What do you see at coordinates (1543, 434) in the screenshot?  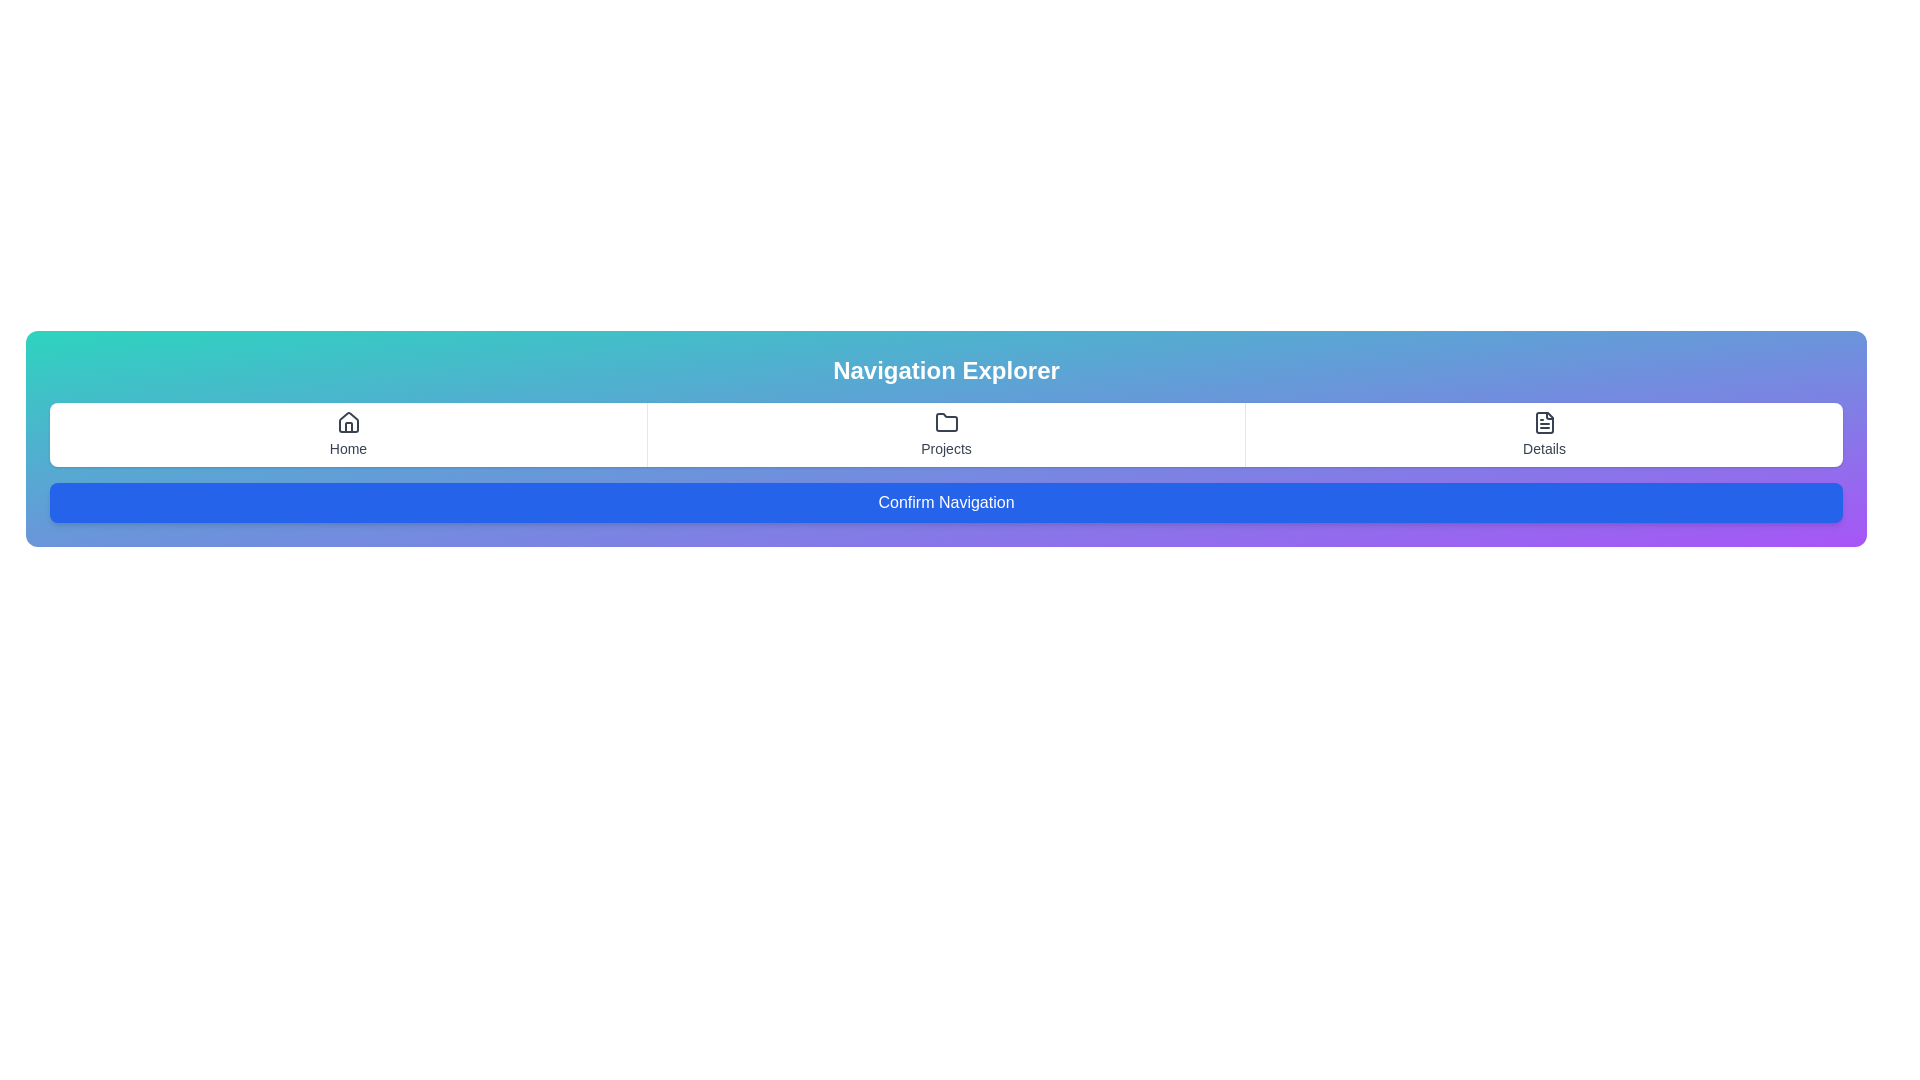 I see `the 'Details' tab` at bounding box center [1543, 434].